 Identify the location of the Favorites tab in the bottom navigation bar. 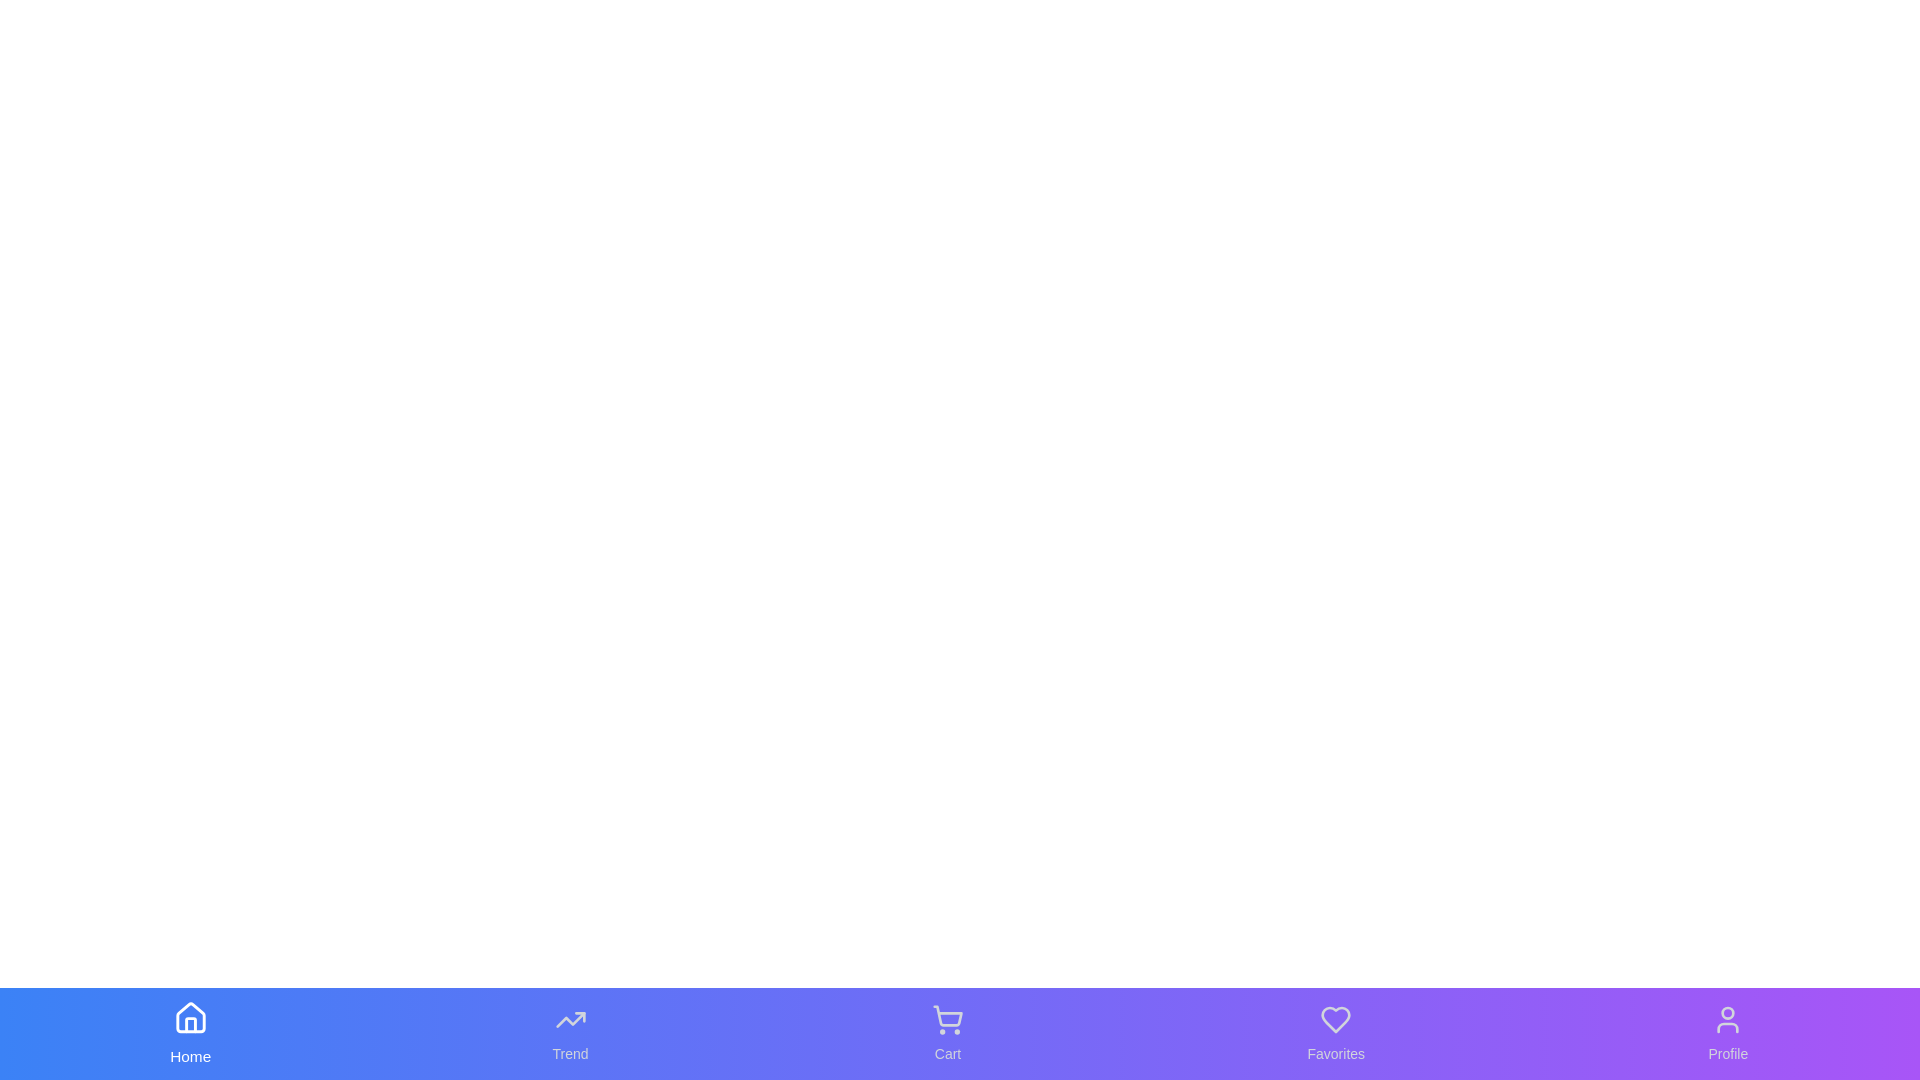
(1335, 1033).